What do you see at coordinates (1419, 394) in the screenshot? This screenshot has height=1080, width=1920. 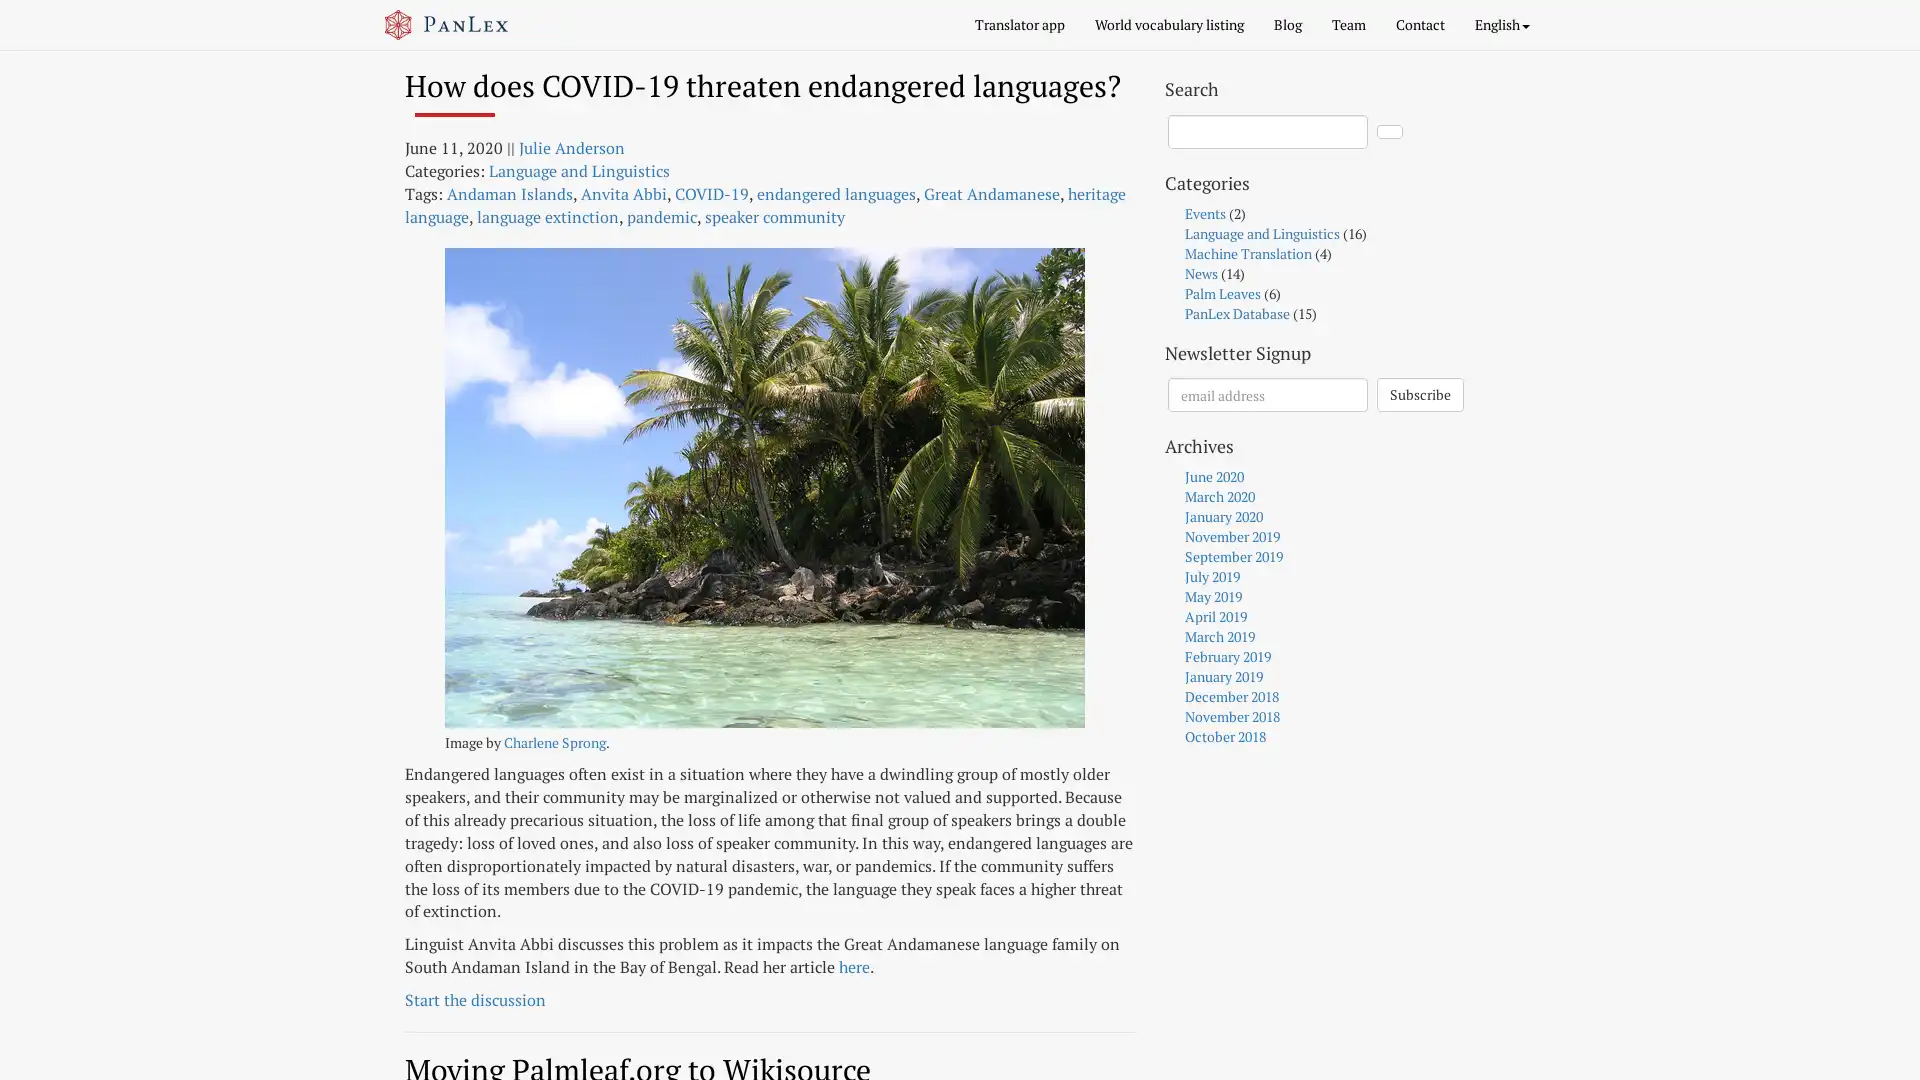 I see `Subscribe` at bounding box center [1419, 394].